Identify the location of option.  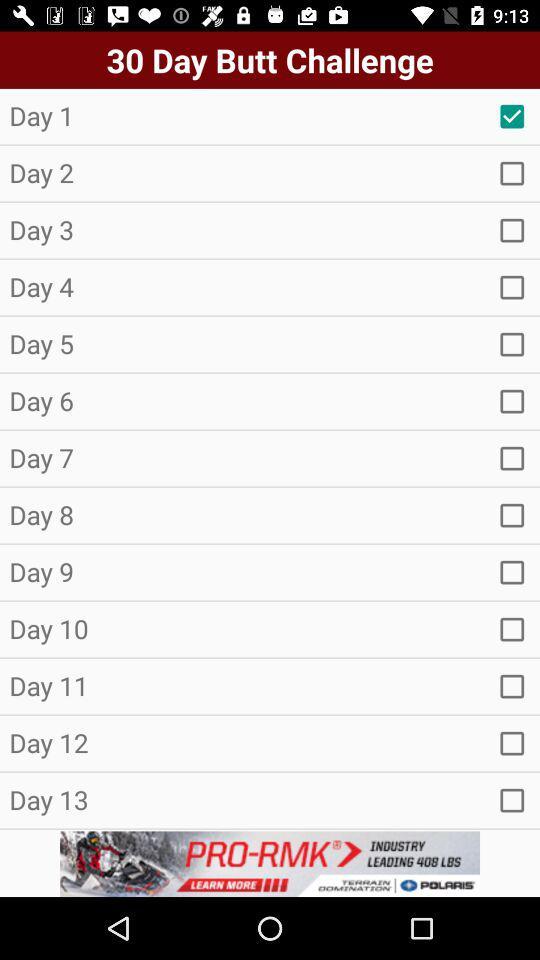
(512, 742).